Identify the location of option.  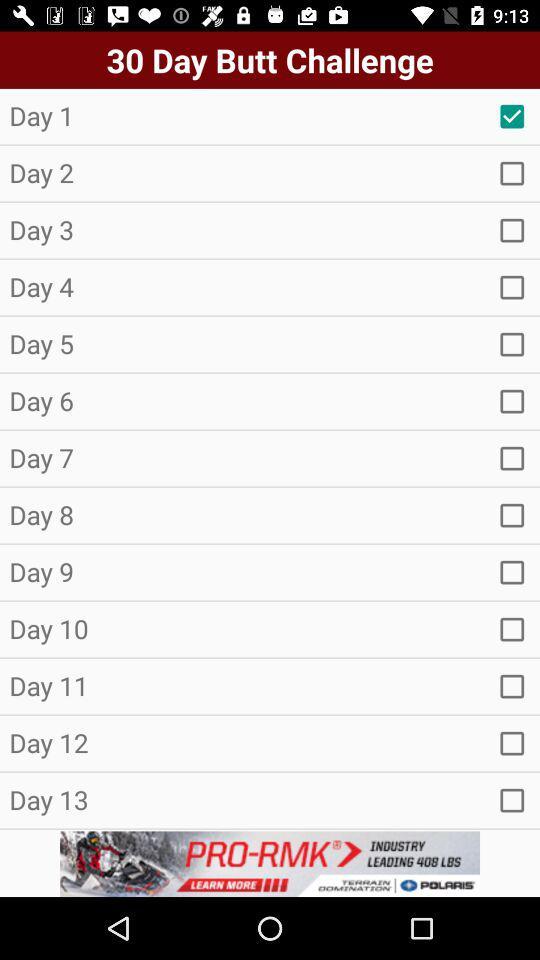
(512, 742).